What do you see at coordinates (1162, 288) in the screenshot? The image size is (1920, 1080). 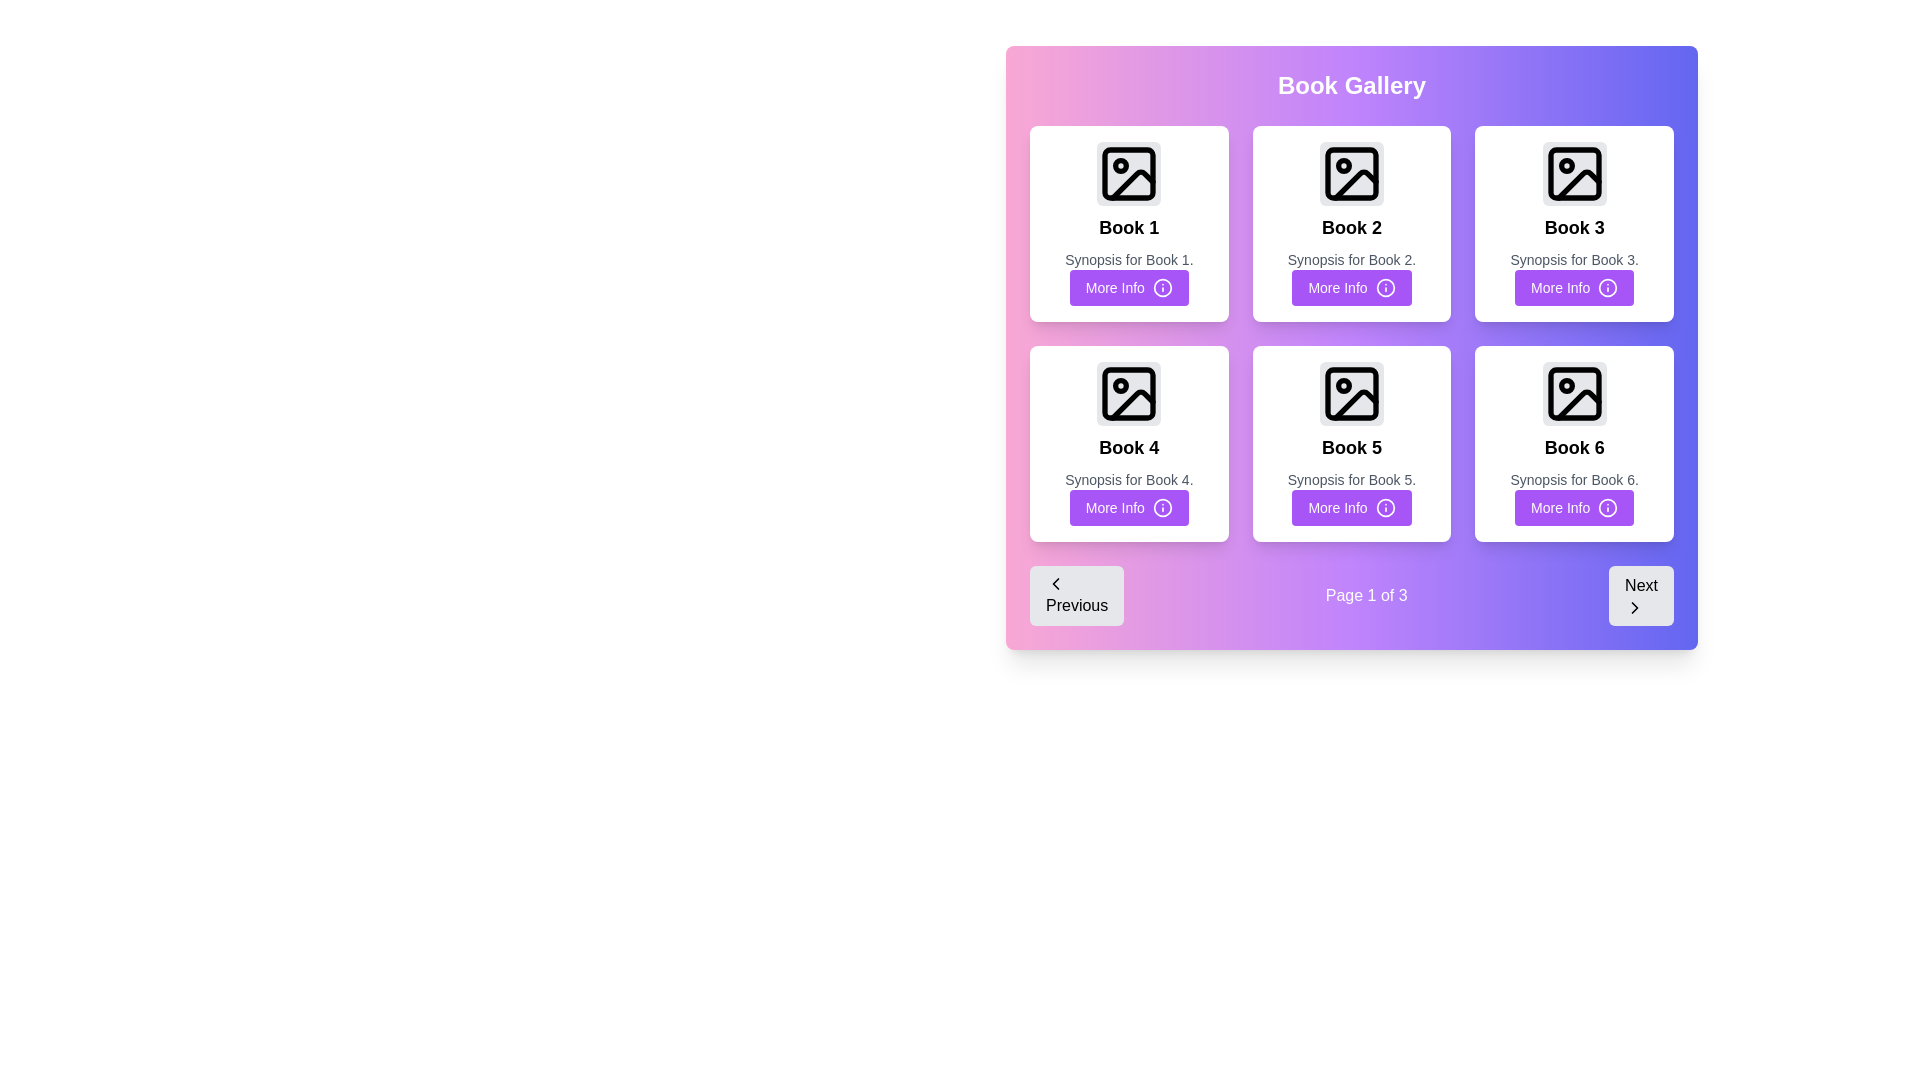 I see `the circular purple information icon with an 'i' symbol located to the right of the 'More Info' text button at the bottom of the 'Book 4' card` at bounding box center [1162, 288].